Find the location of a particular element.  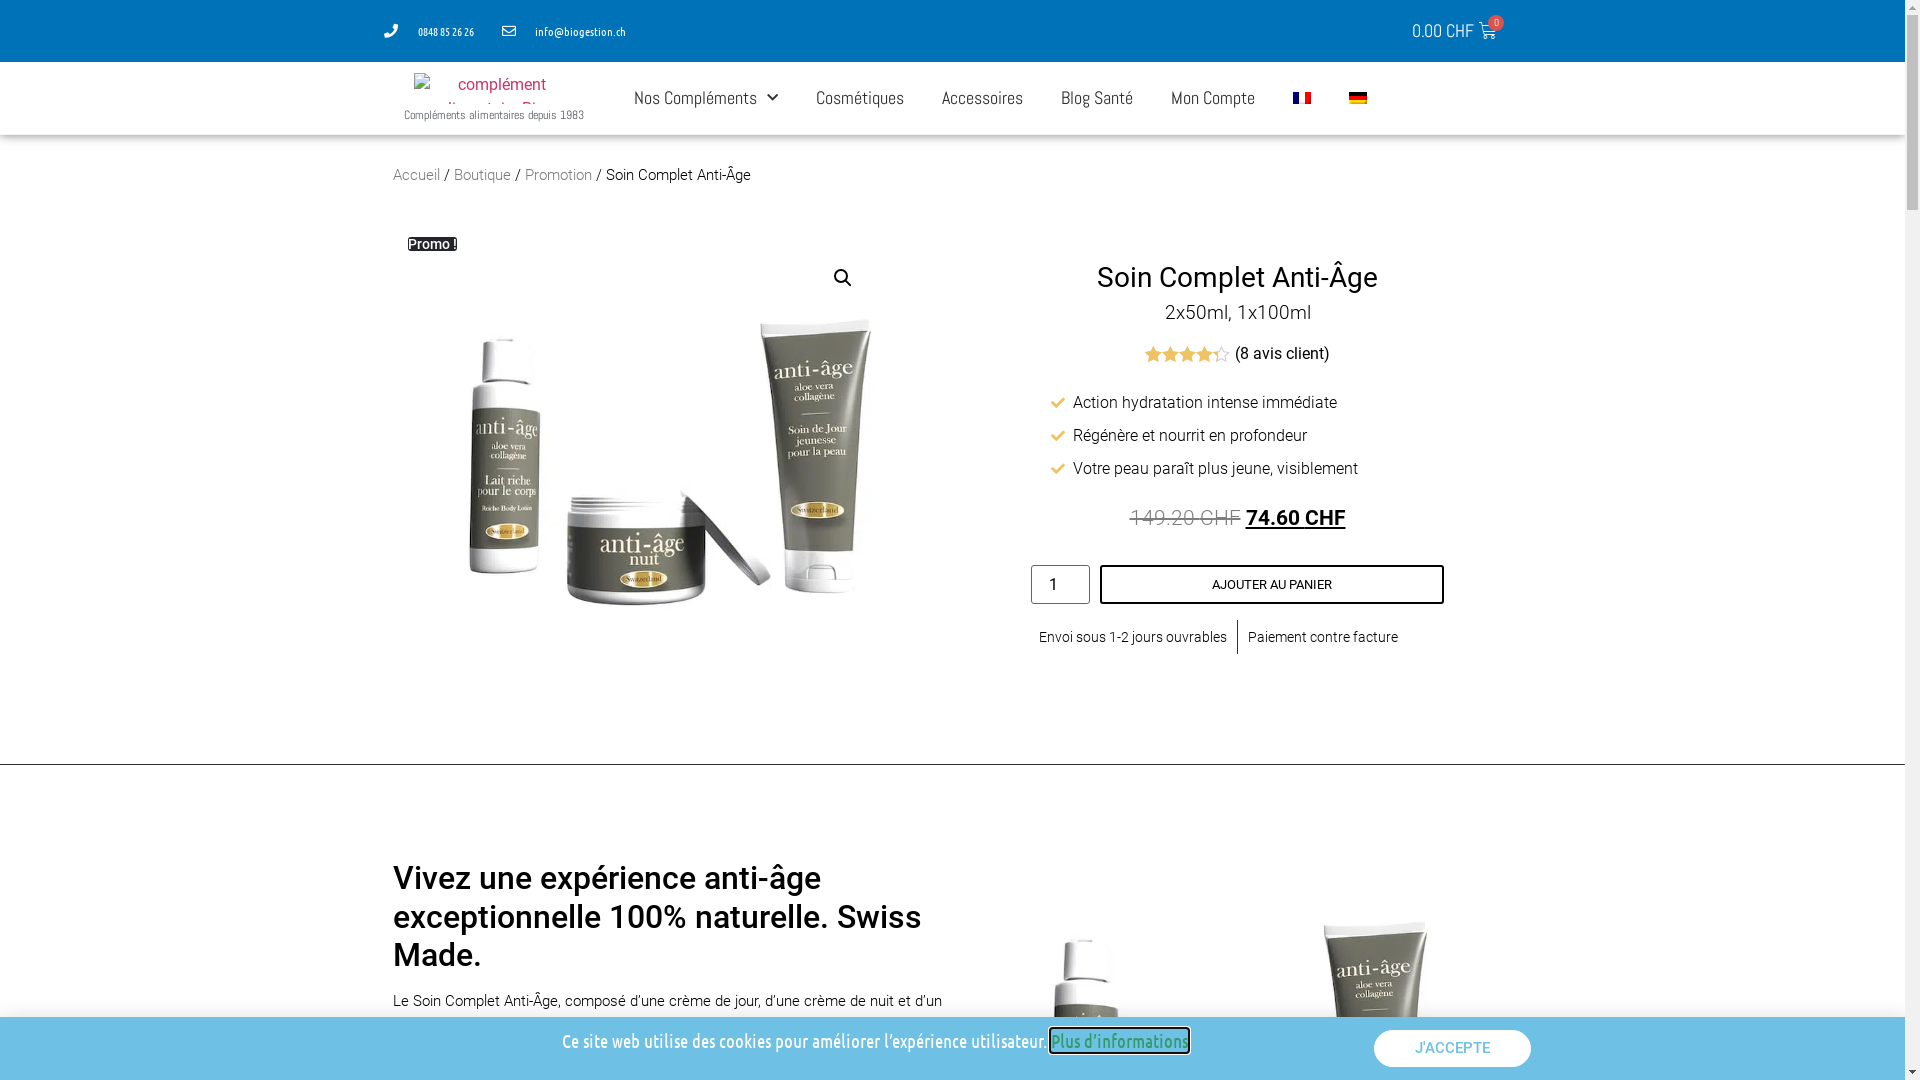

'AJOUTER AU PANIER' is located at coordinates (1271, 584).